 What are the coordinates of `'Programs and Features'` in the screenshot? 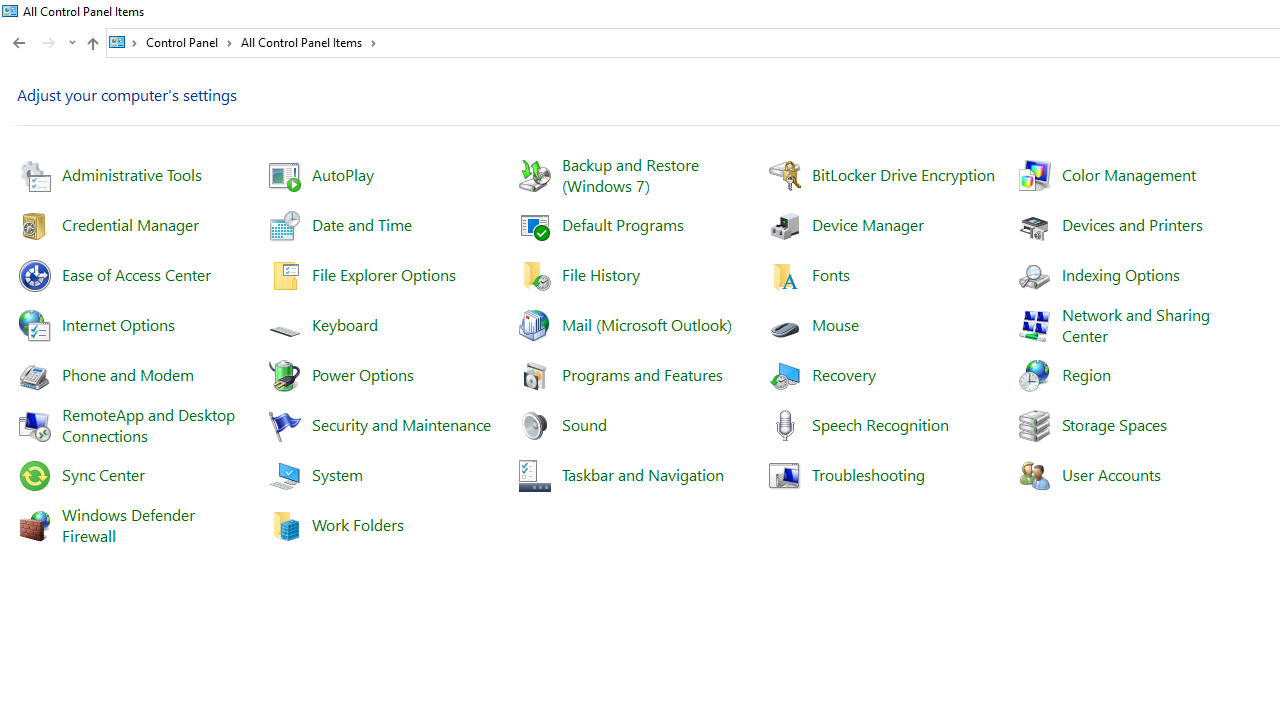 It's located at (642, 374).